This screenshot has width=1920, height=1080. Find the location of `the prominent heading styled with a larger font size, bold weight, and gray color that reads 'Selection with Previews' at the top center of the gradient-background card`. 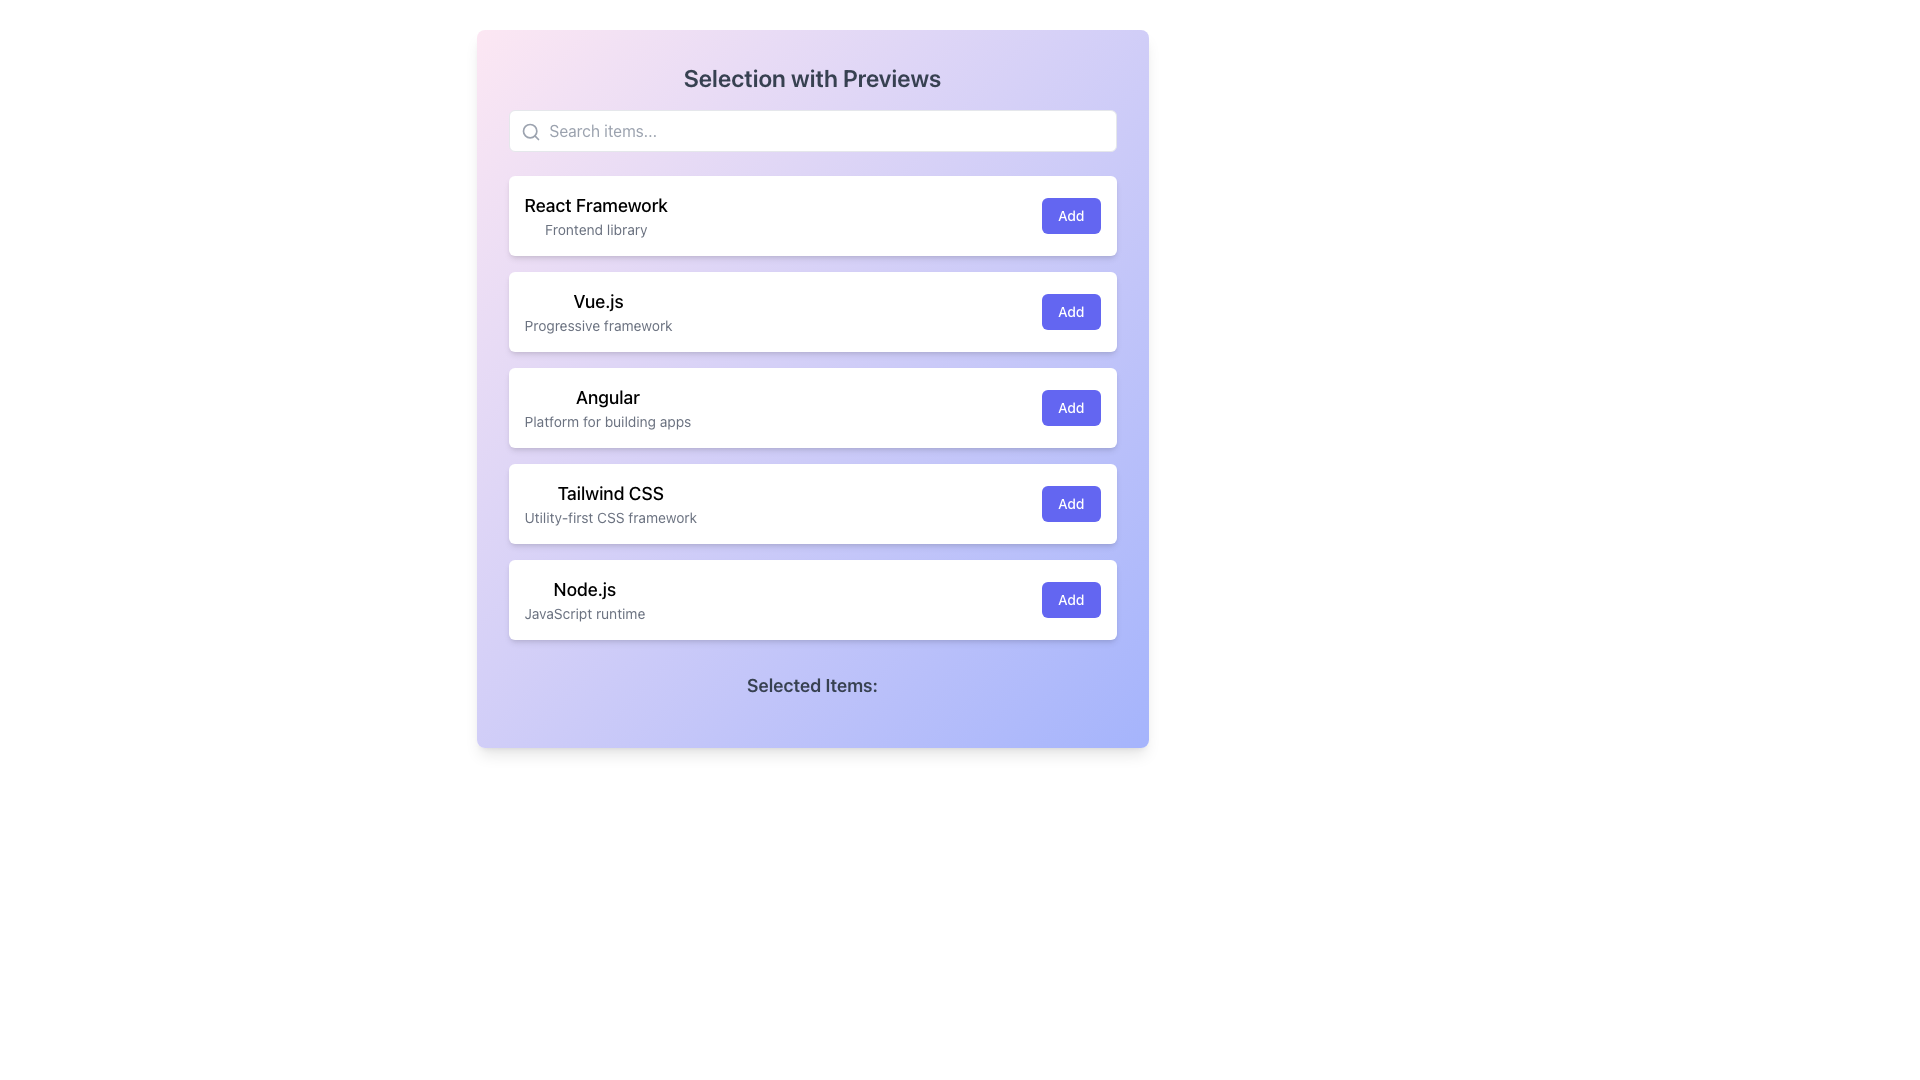

the prominent heading styled with a larger font size, bold weight, and gray color that reads 'Selection with Previews' at the top center of the gradient-background card is located at coordinates (812, 76).